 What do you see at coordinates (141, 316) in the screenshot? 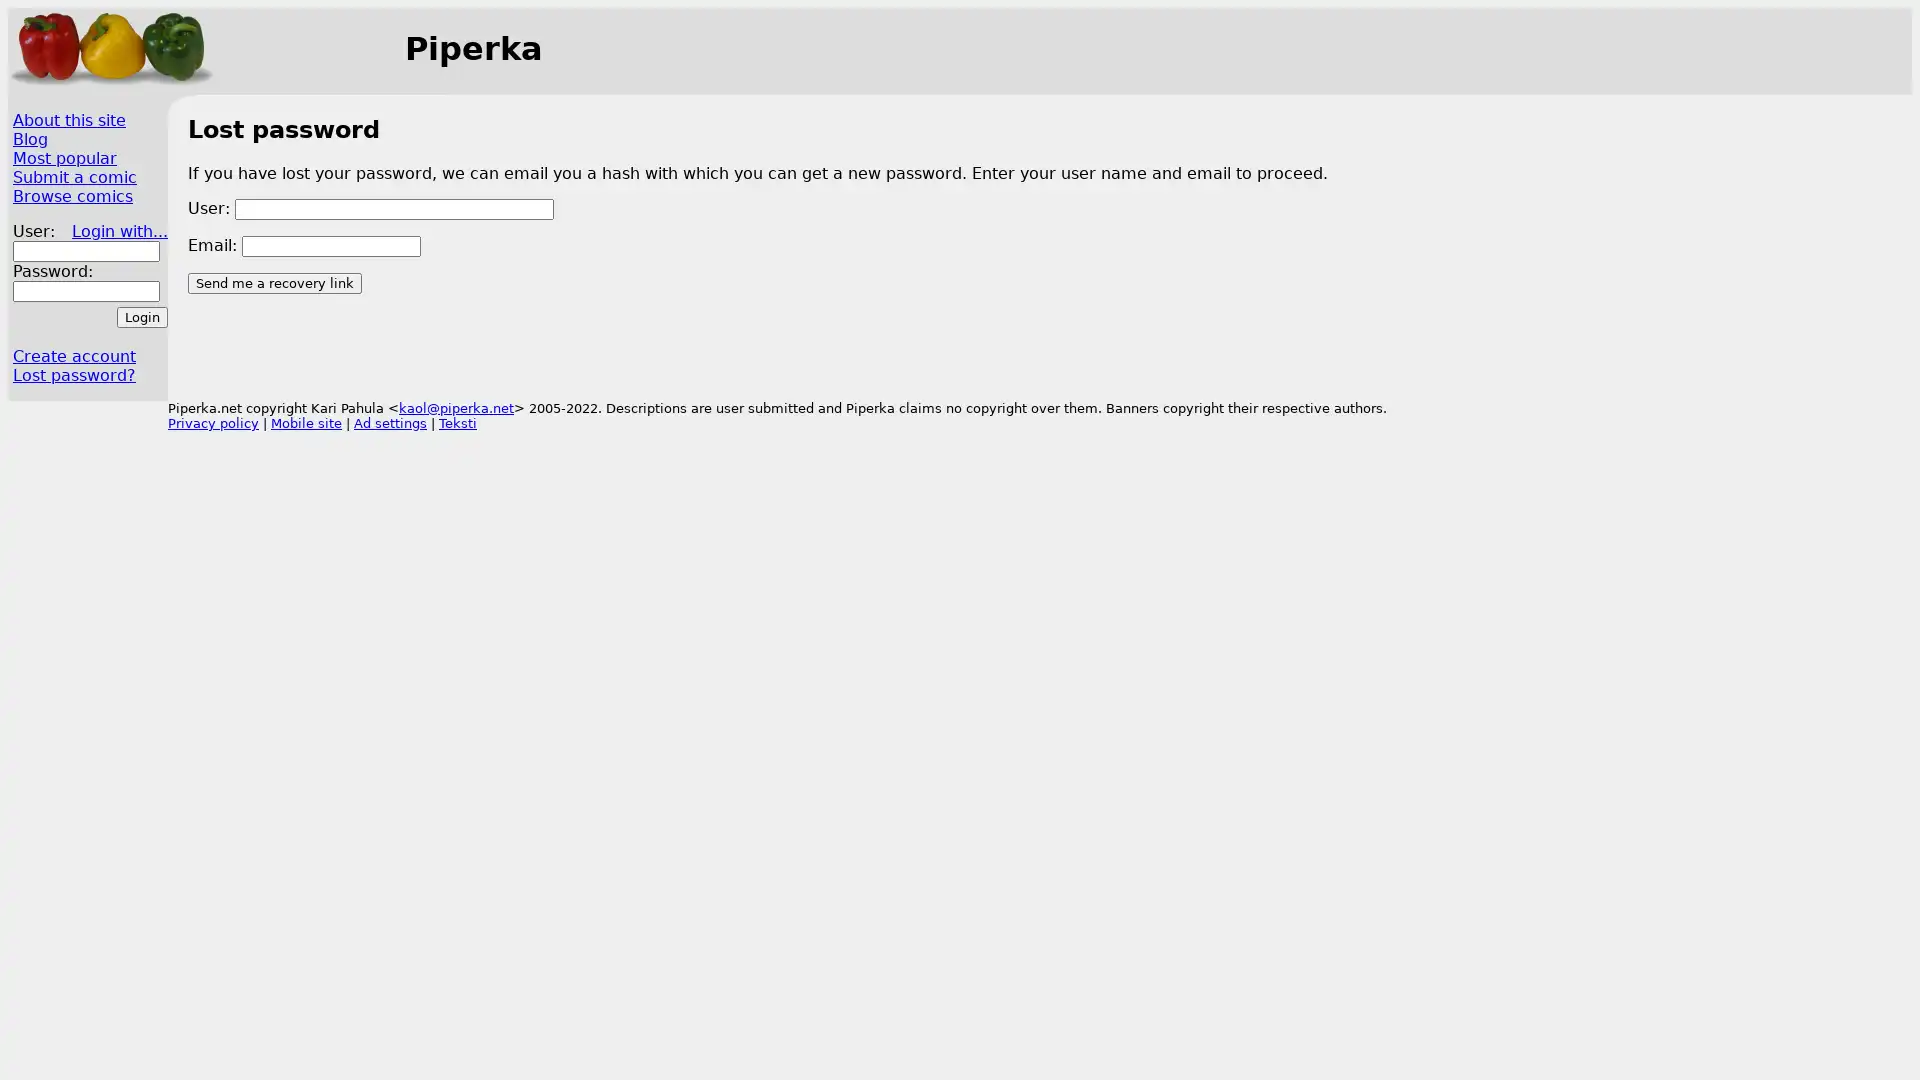
I see `Login` at bounding box center [141, 316].